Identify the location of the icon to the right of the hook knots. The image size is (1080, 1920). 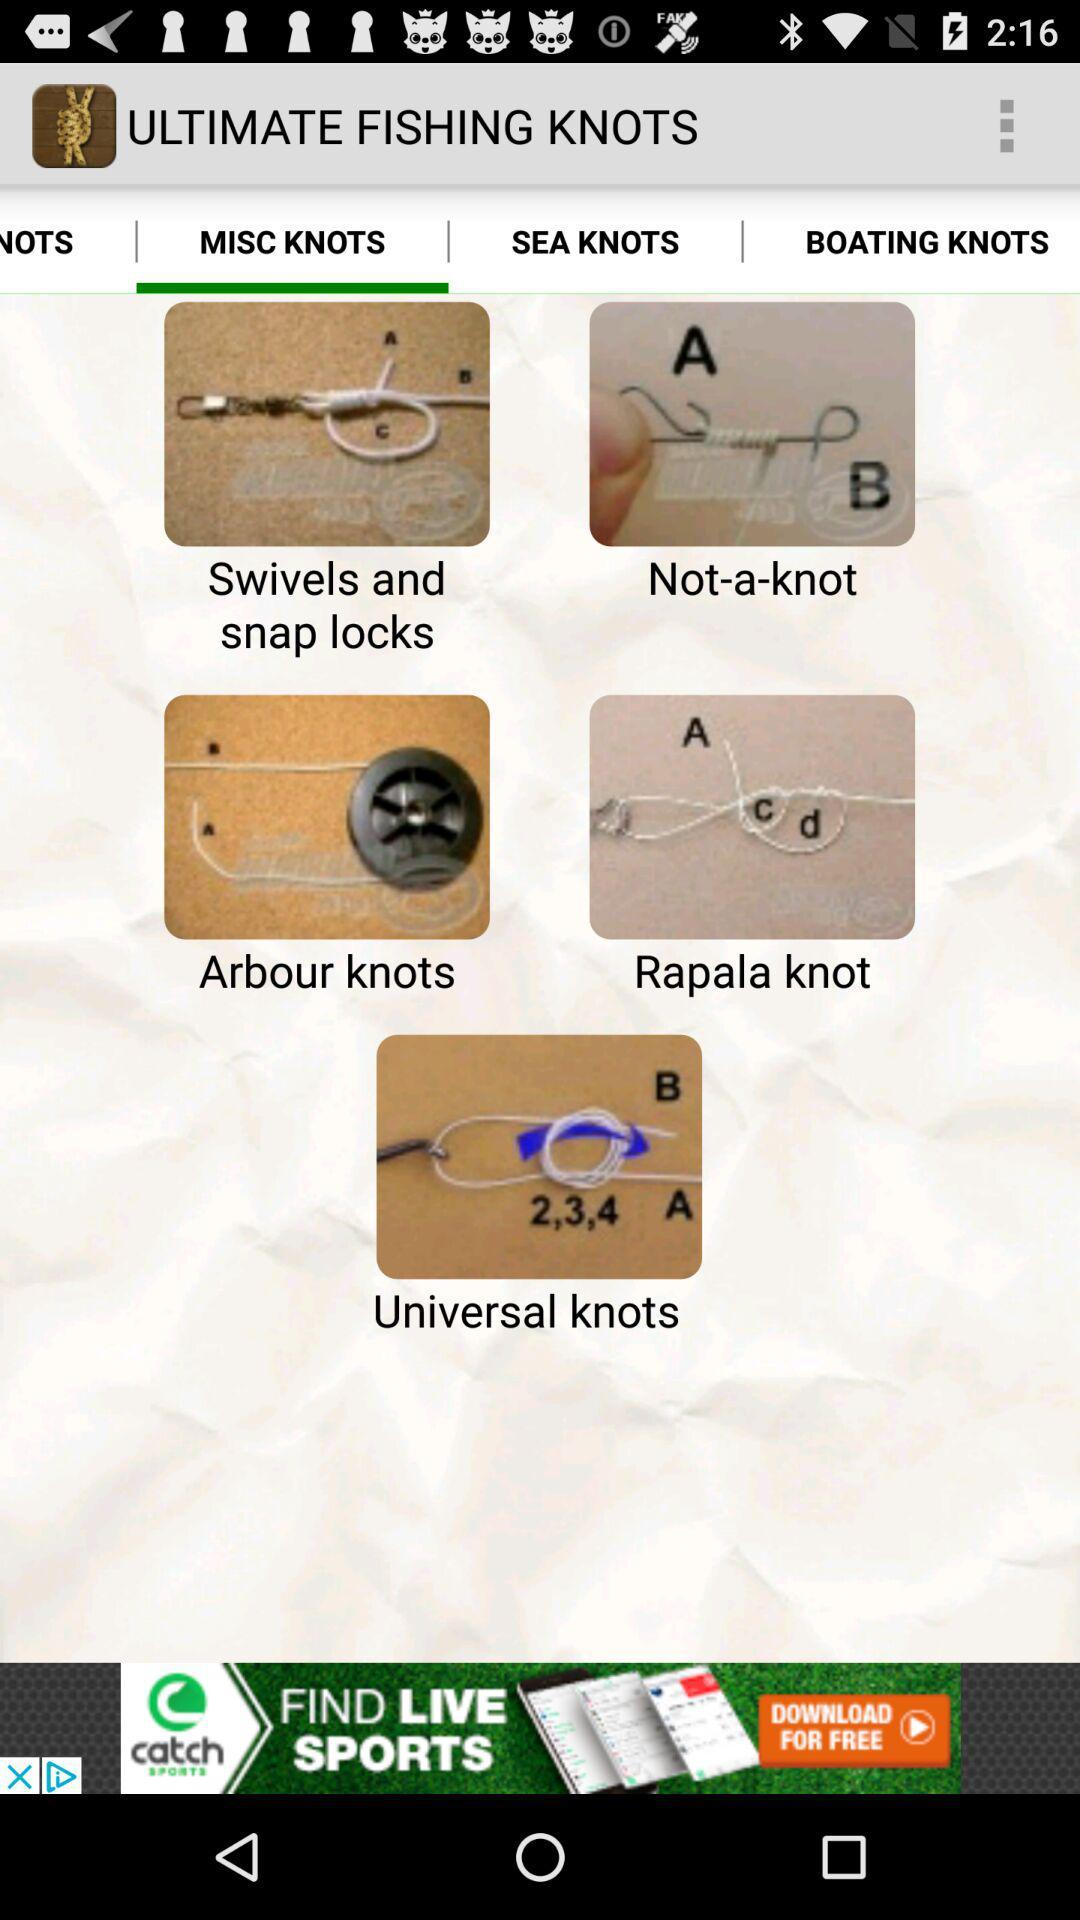
(292, 240).